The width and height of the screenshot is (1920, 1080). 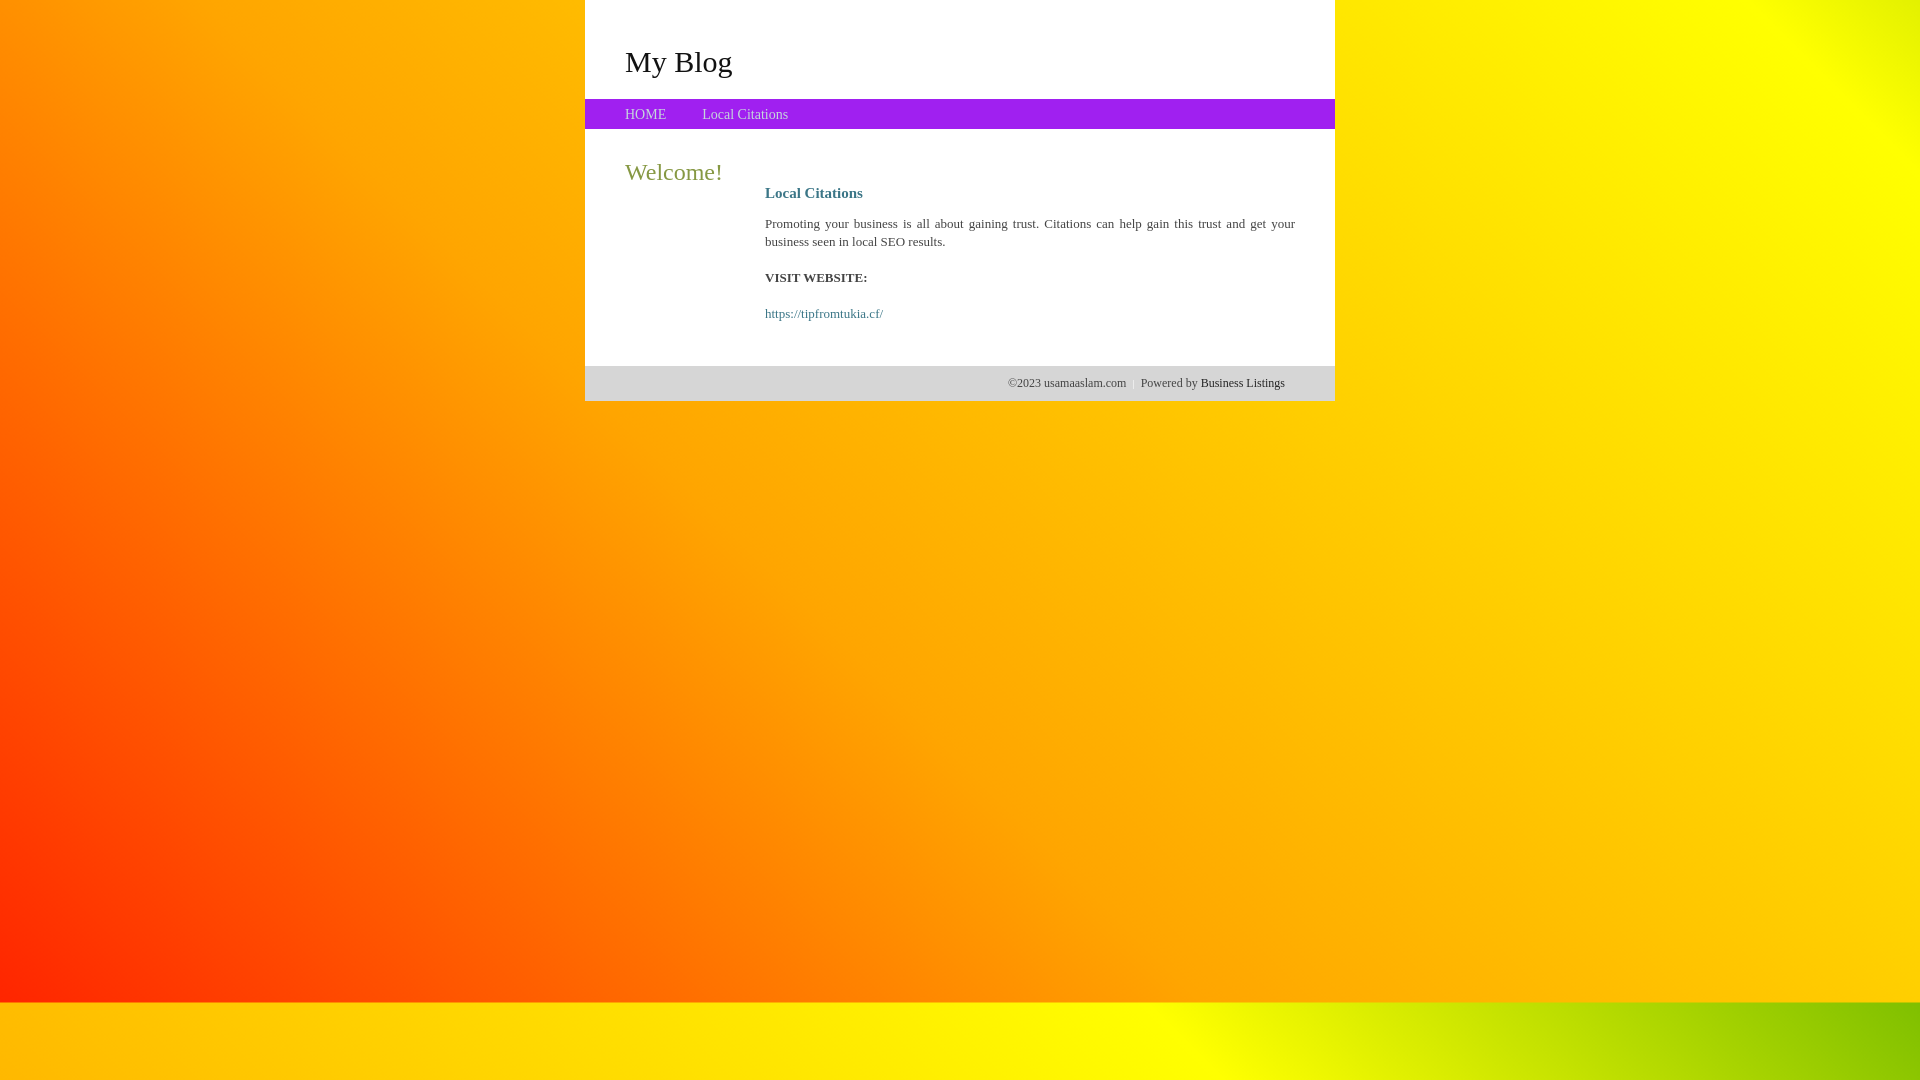 What do you see at coordinates (701, 114) in the screenshot?
I see `'Local Citations'` at bounding box center [701, 114].